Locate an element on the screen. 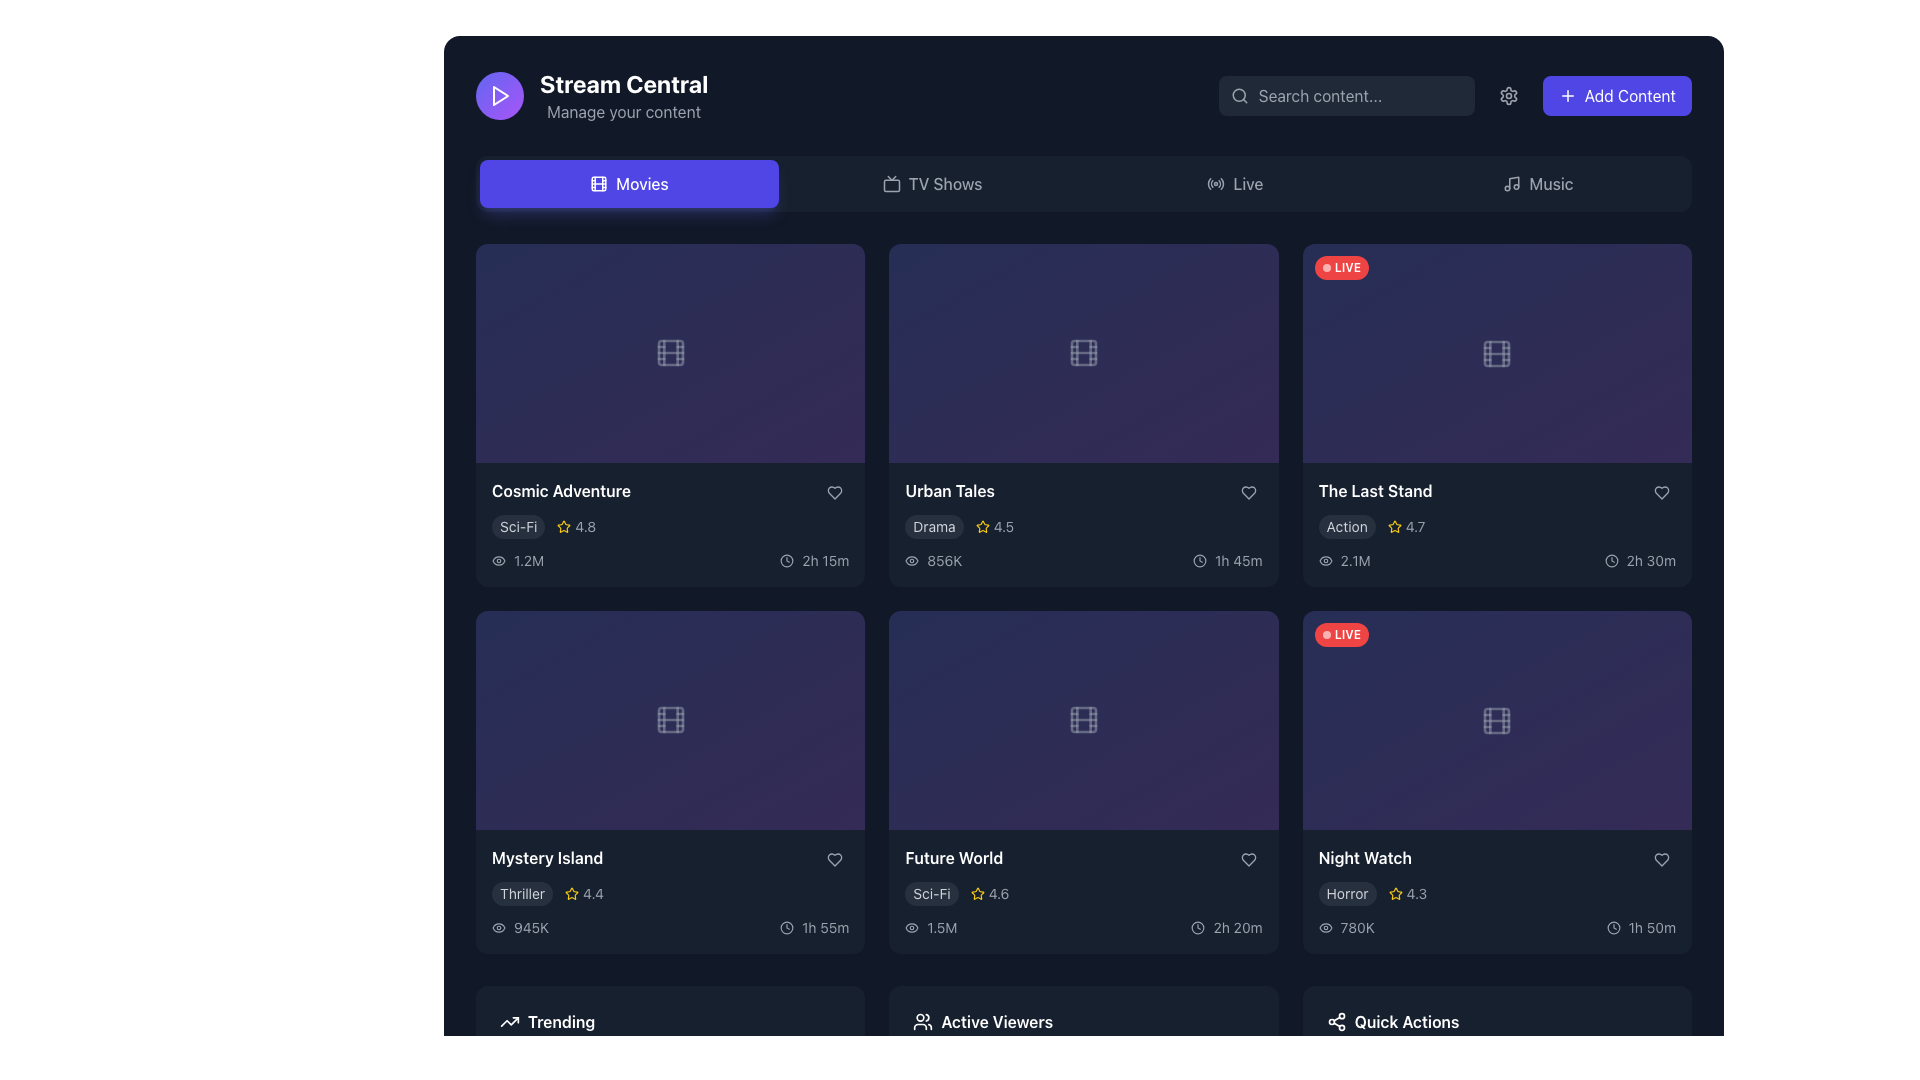 This screenshot has width=1920, height=1080. the static text label displaying the title 'Future World' is located at coordinates (953, 856).